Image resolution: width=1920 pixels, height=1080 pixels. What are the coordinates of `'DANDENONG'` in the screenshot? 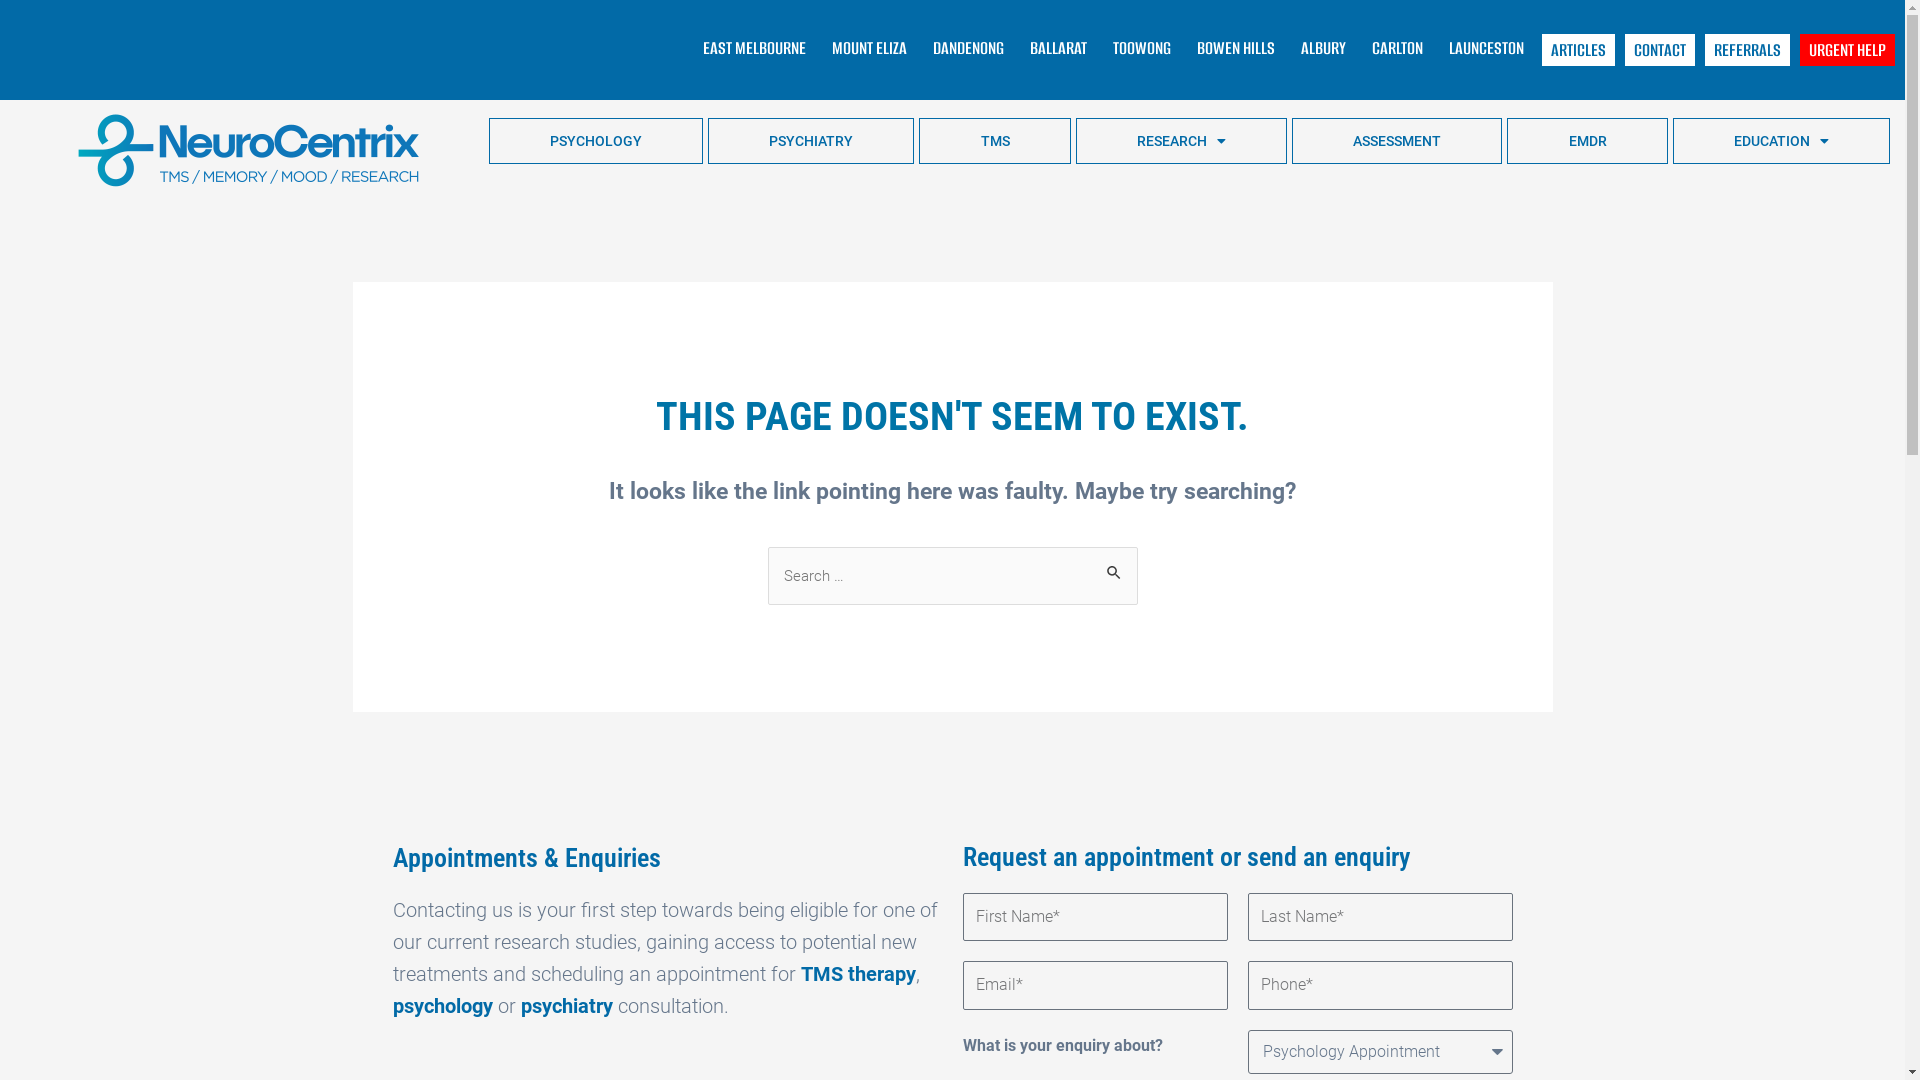 It's located at (924, 46).